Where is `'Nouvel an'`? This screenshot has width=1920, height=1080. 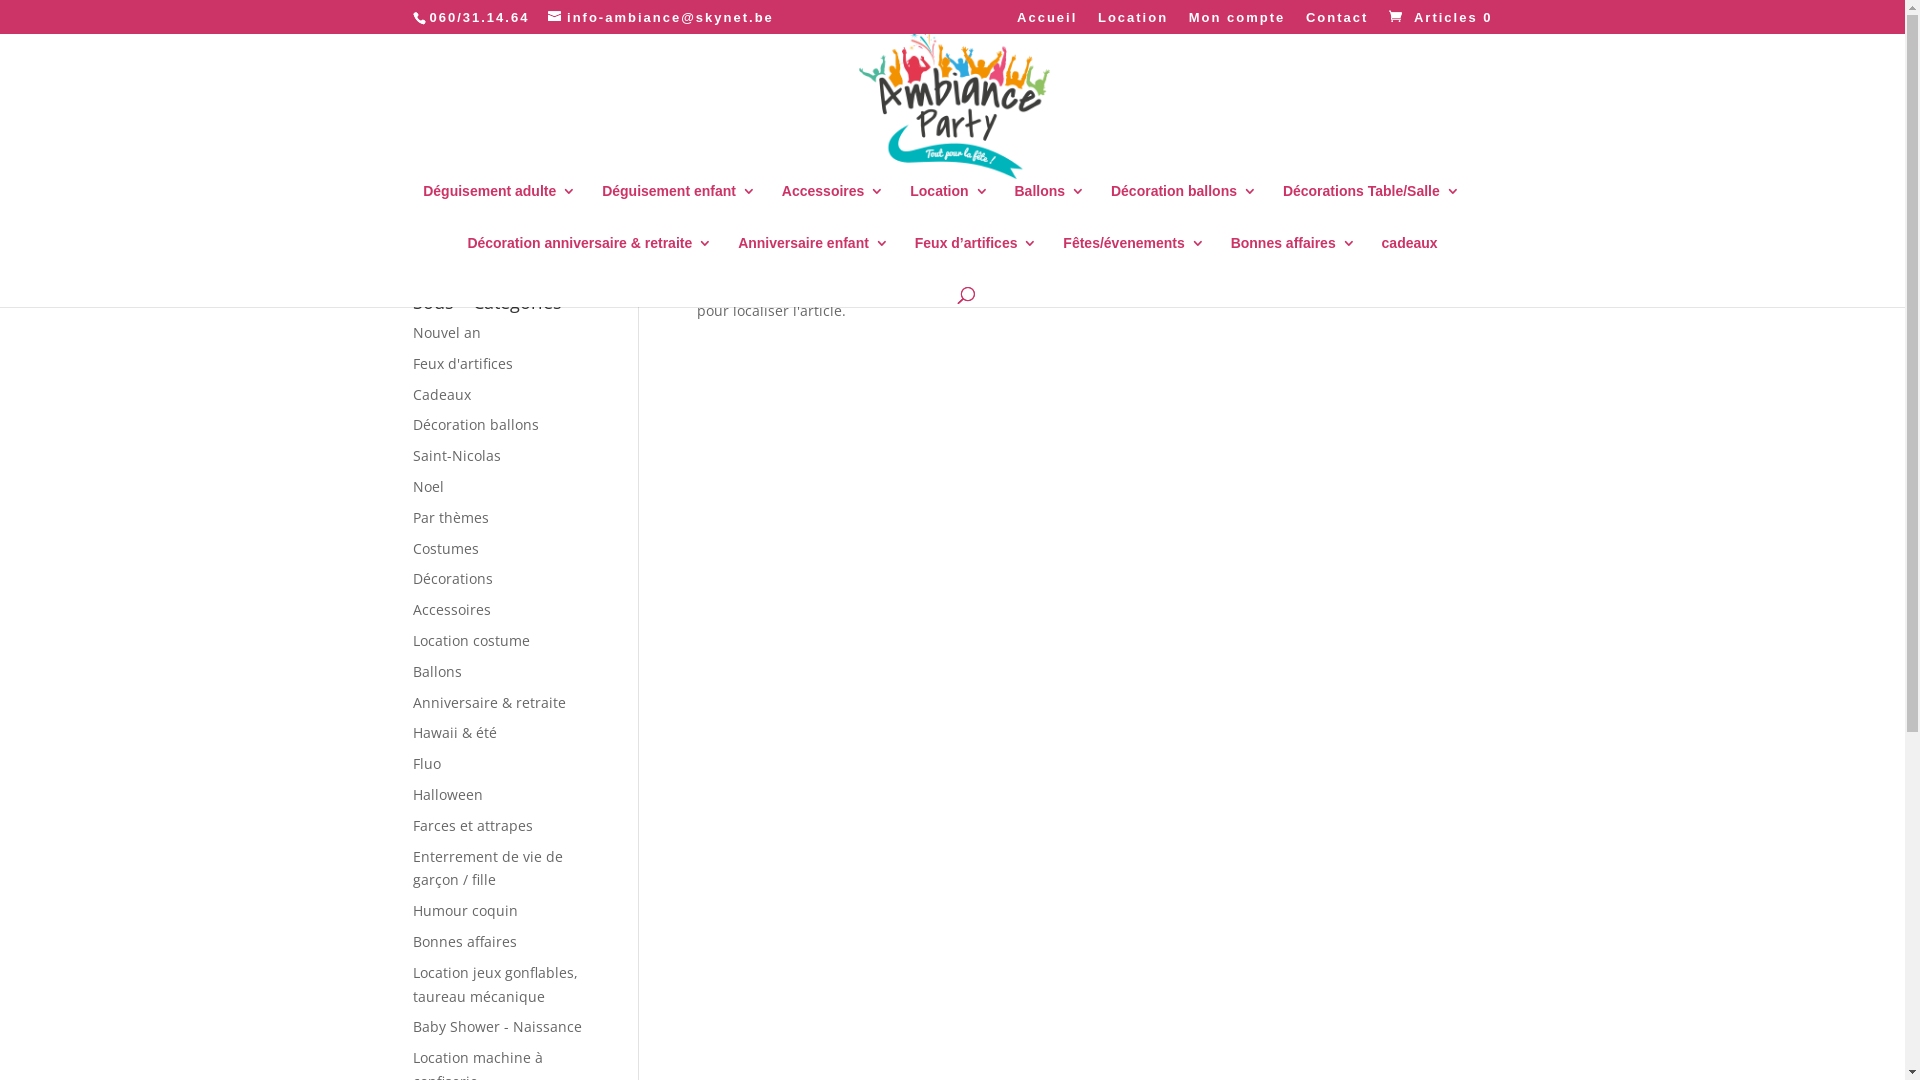 'Nouvel an' is located at coordinates (445, 331).